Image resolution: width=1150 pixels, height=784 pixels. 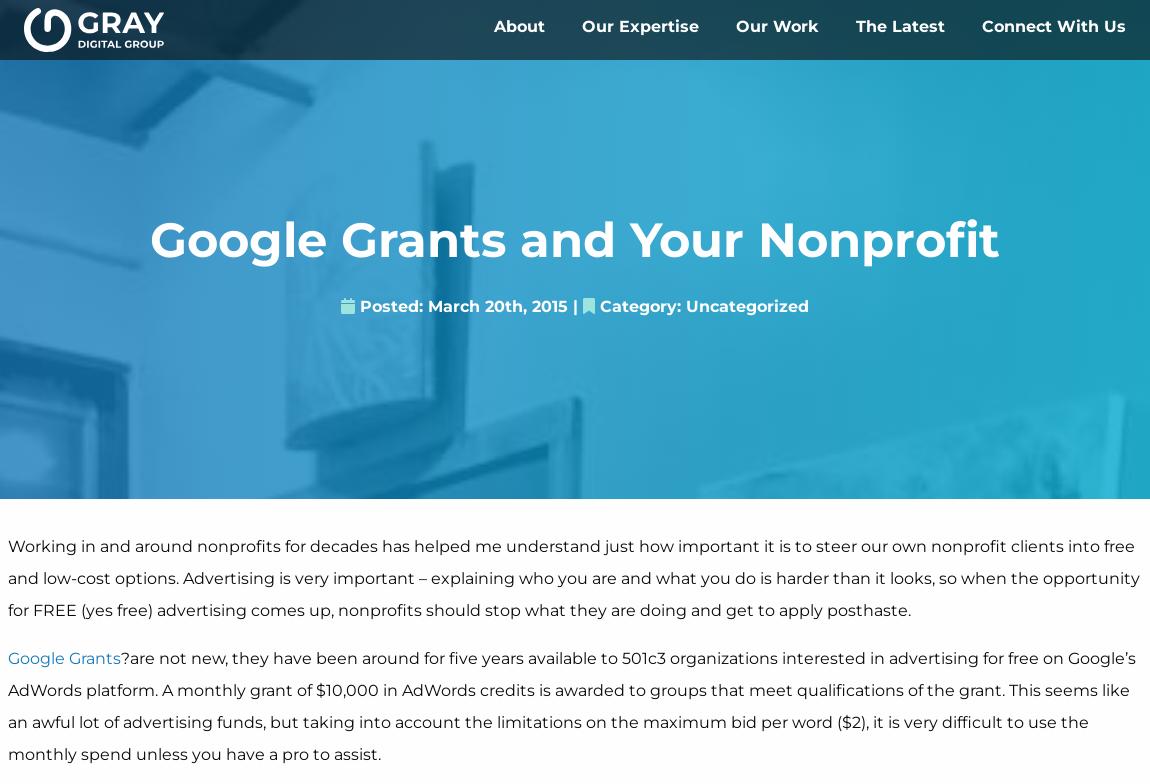 What do you see at coordinates (519, 26) in the screenshot?
I see `'About'` at bounding box center [519, 26].